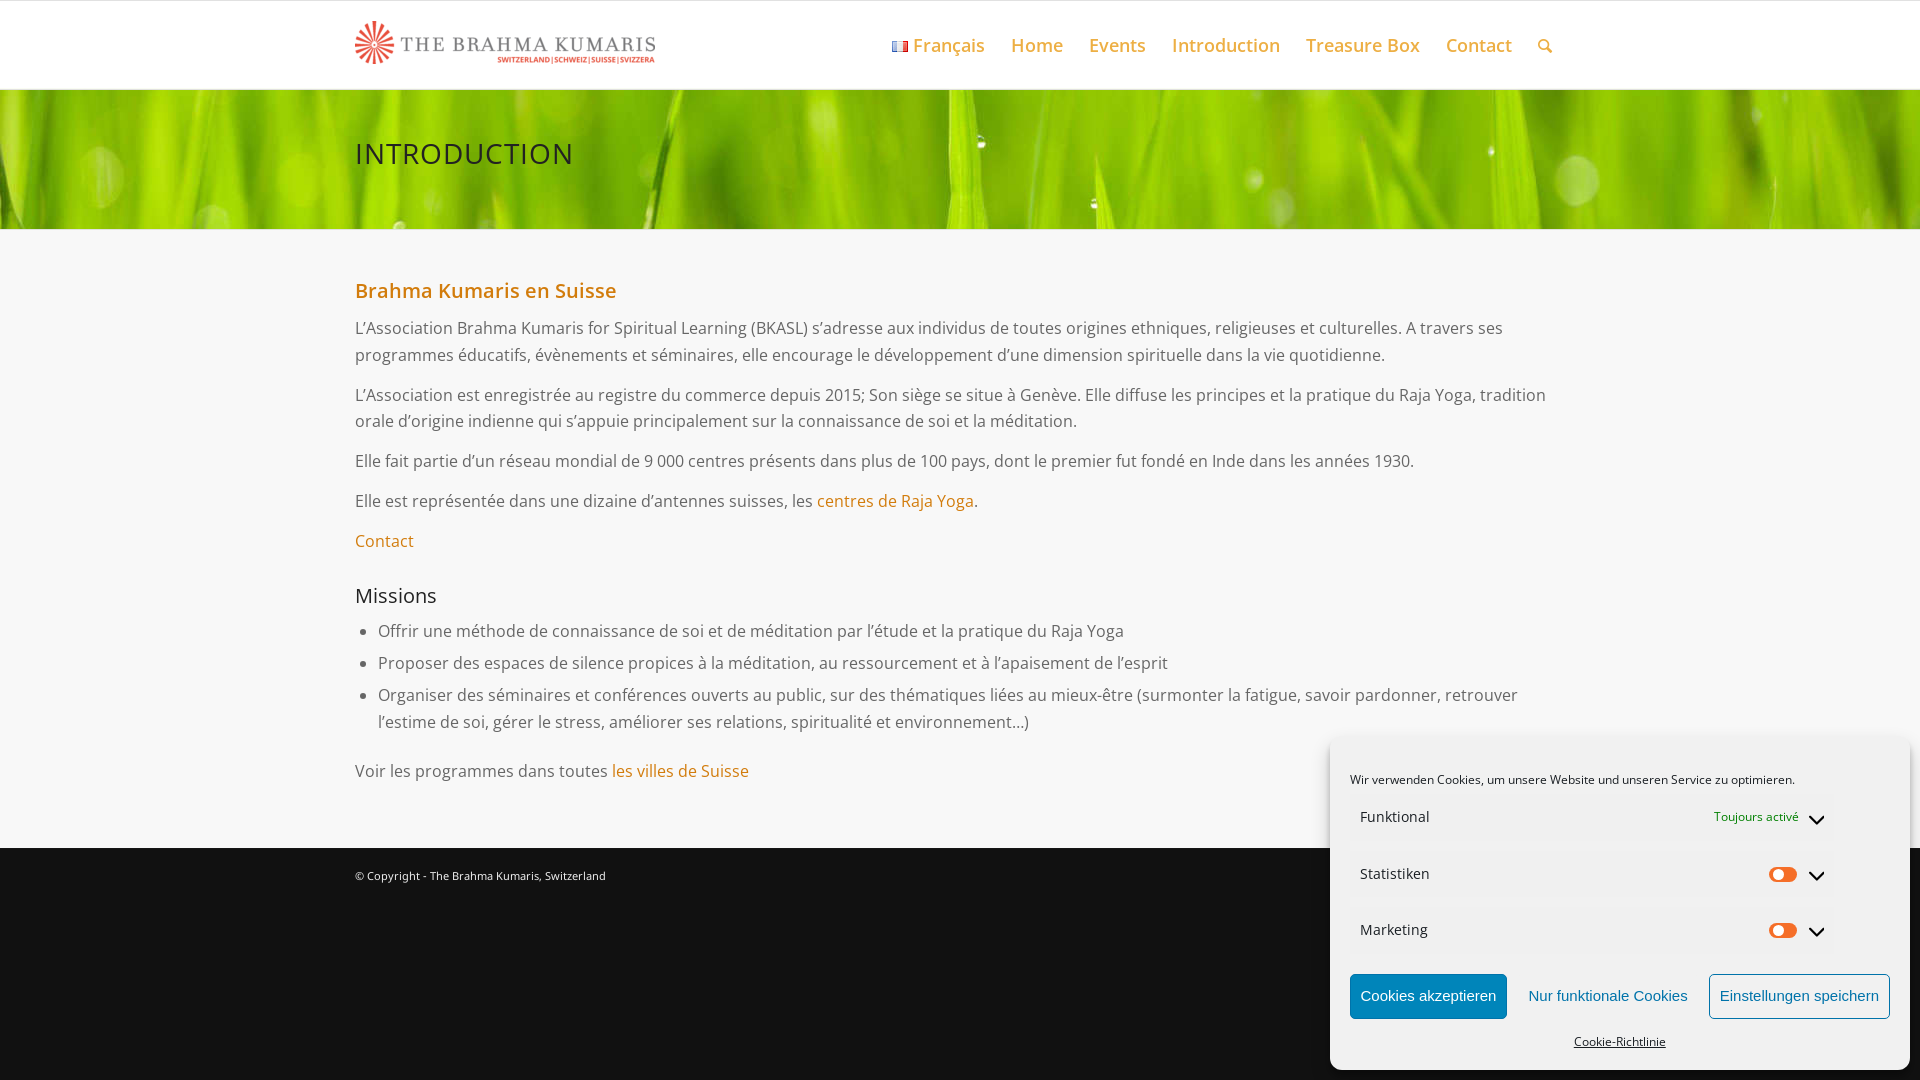 This screenshot has width=1920, height=1080. Describe the element at coordinates (1158, 45) in the screenshot. I see `'Introduction'` at that location.